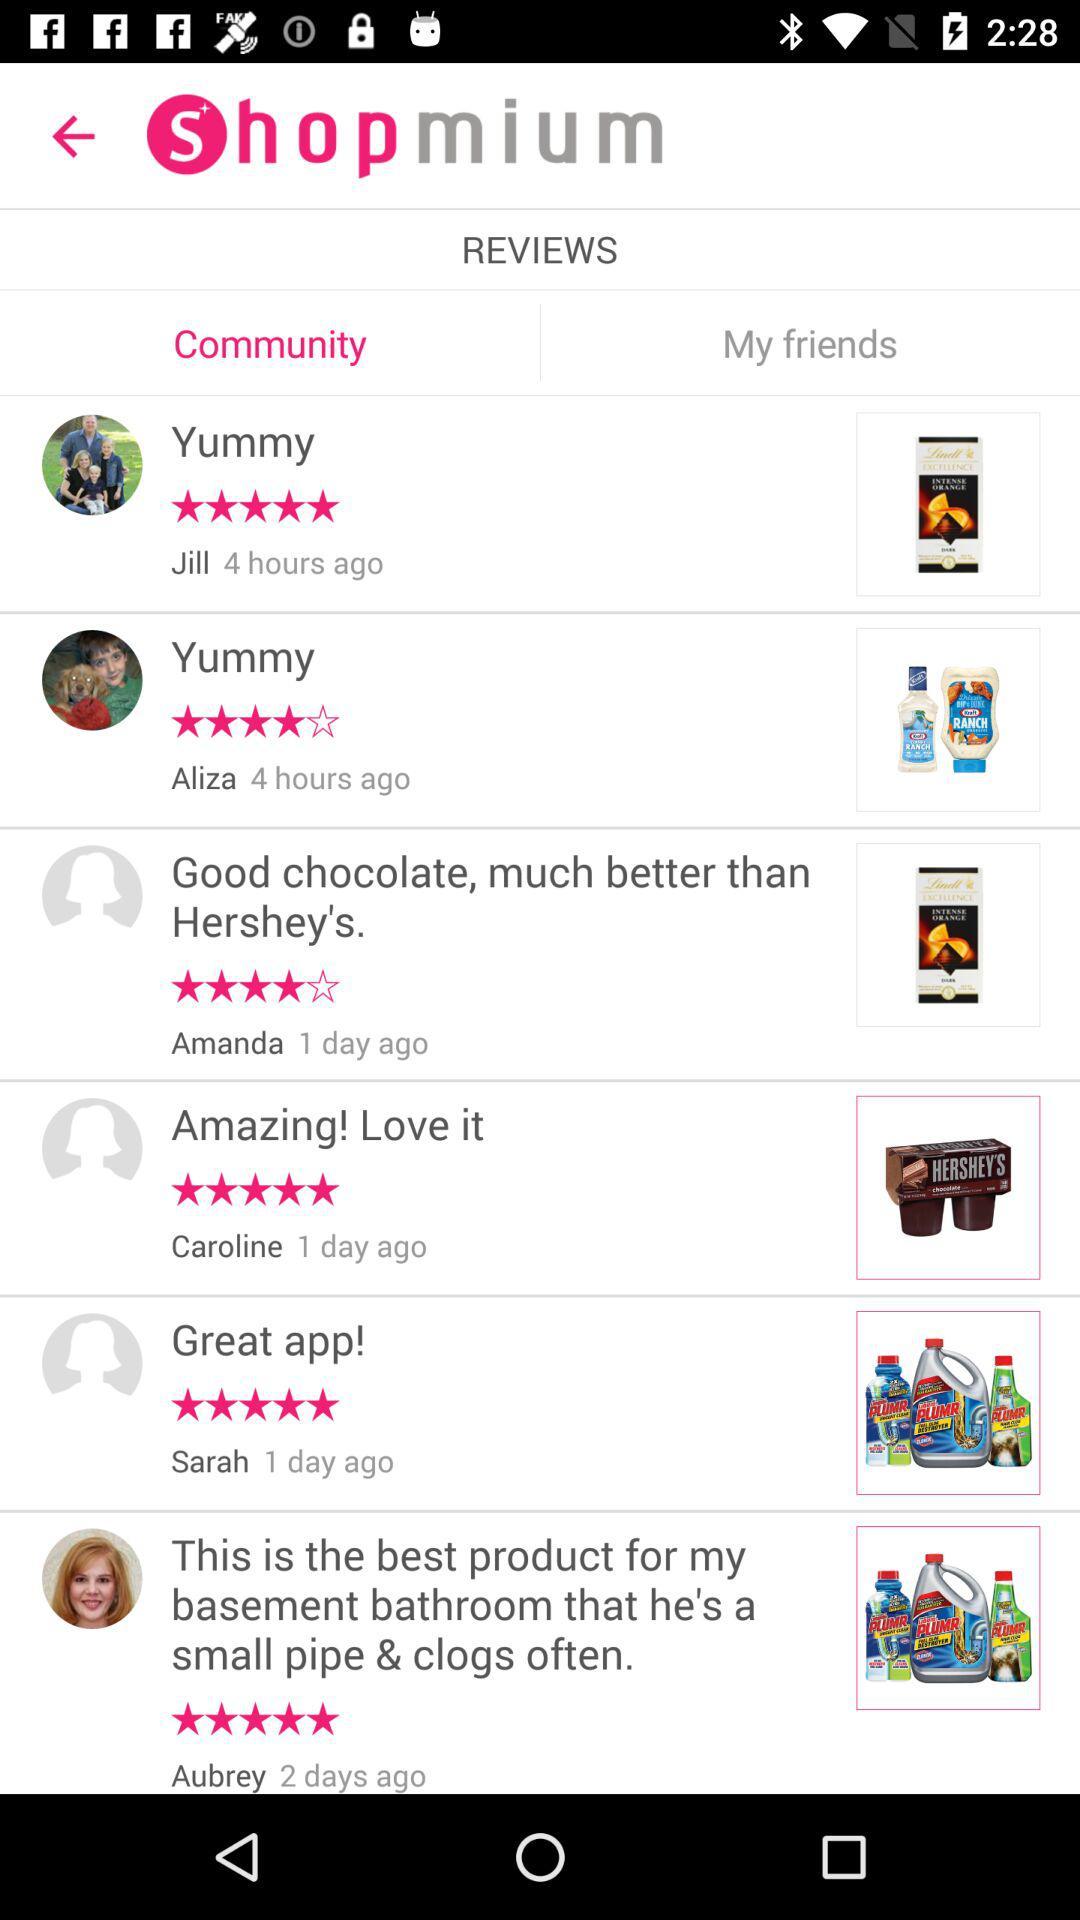 The image size is (1080, 1920). Describe the element at coordinates (226, 1042) in the screenshot. I see `item next to the 1 day ago icon` at that location.